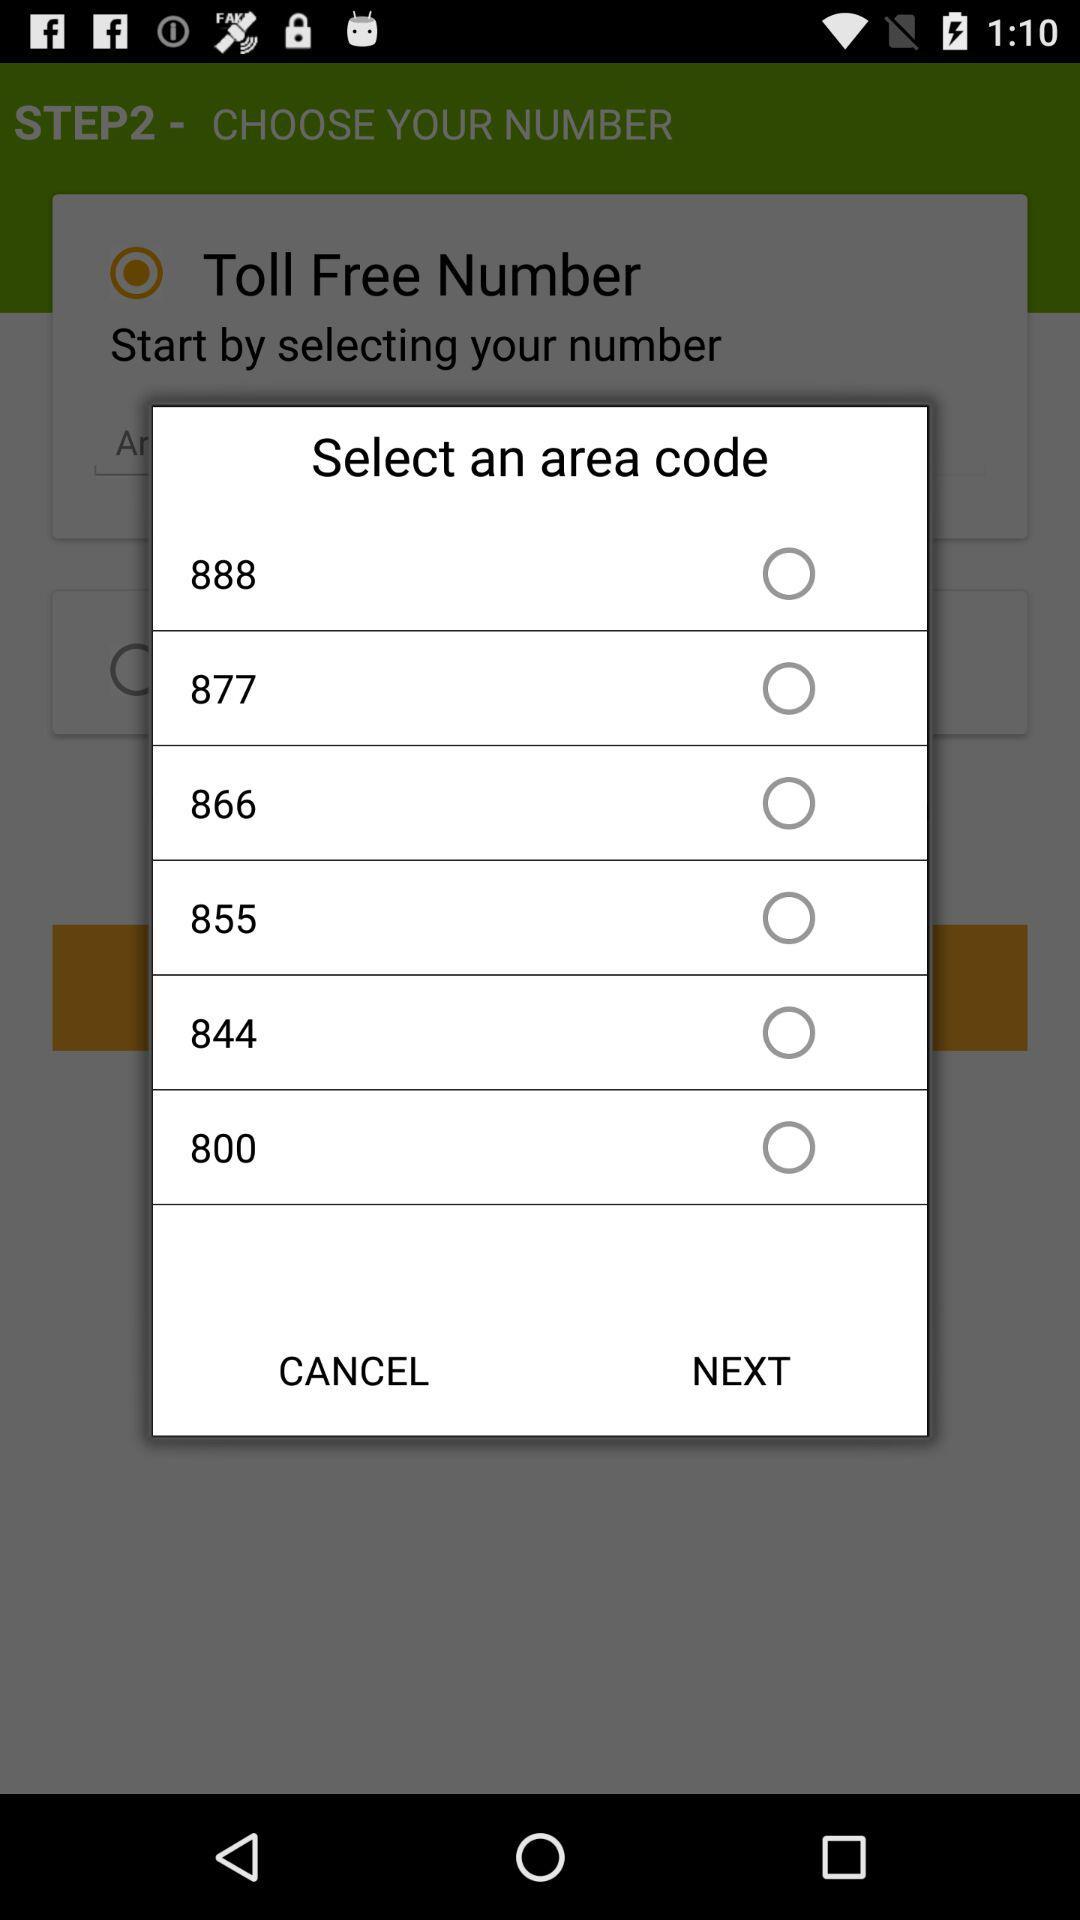  Describe the element at coordinates (424, 1032) in the screenshot. I see `the 844 app` at that location.